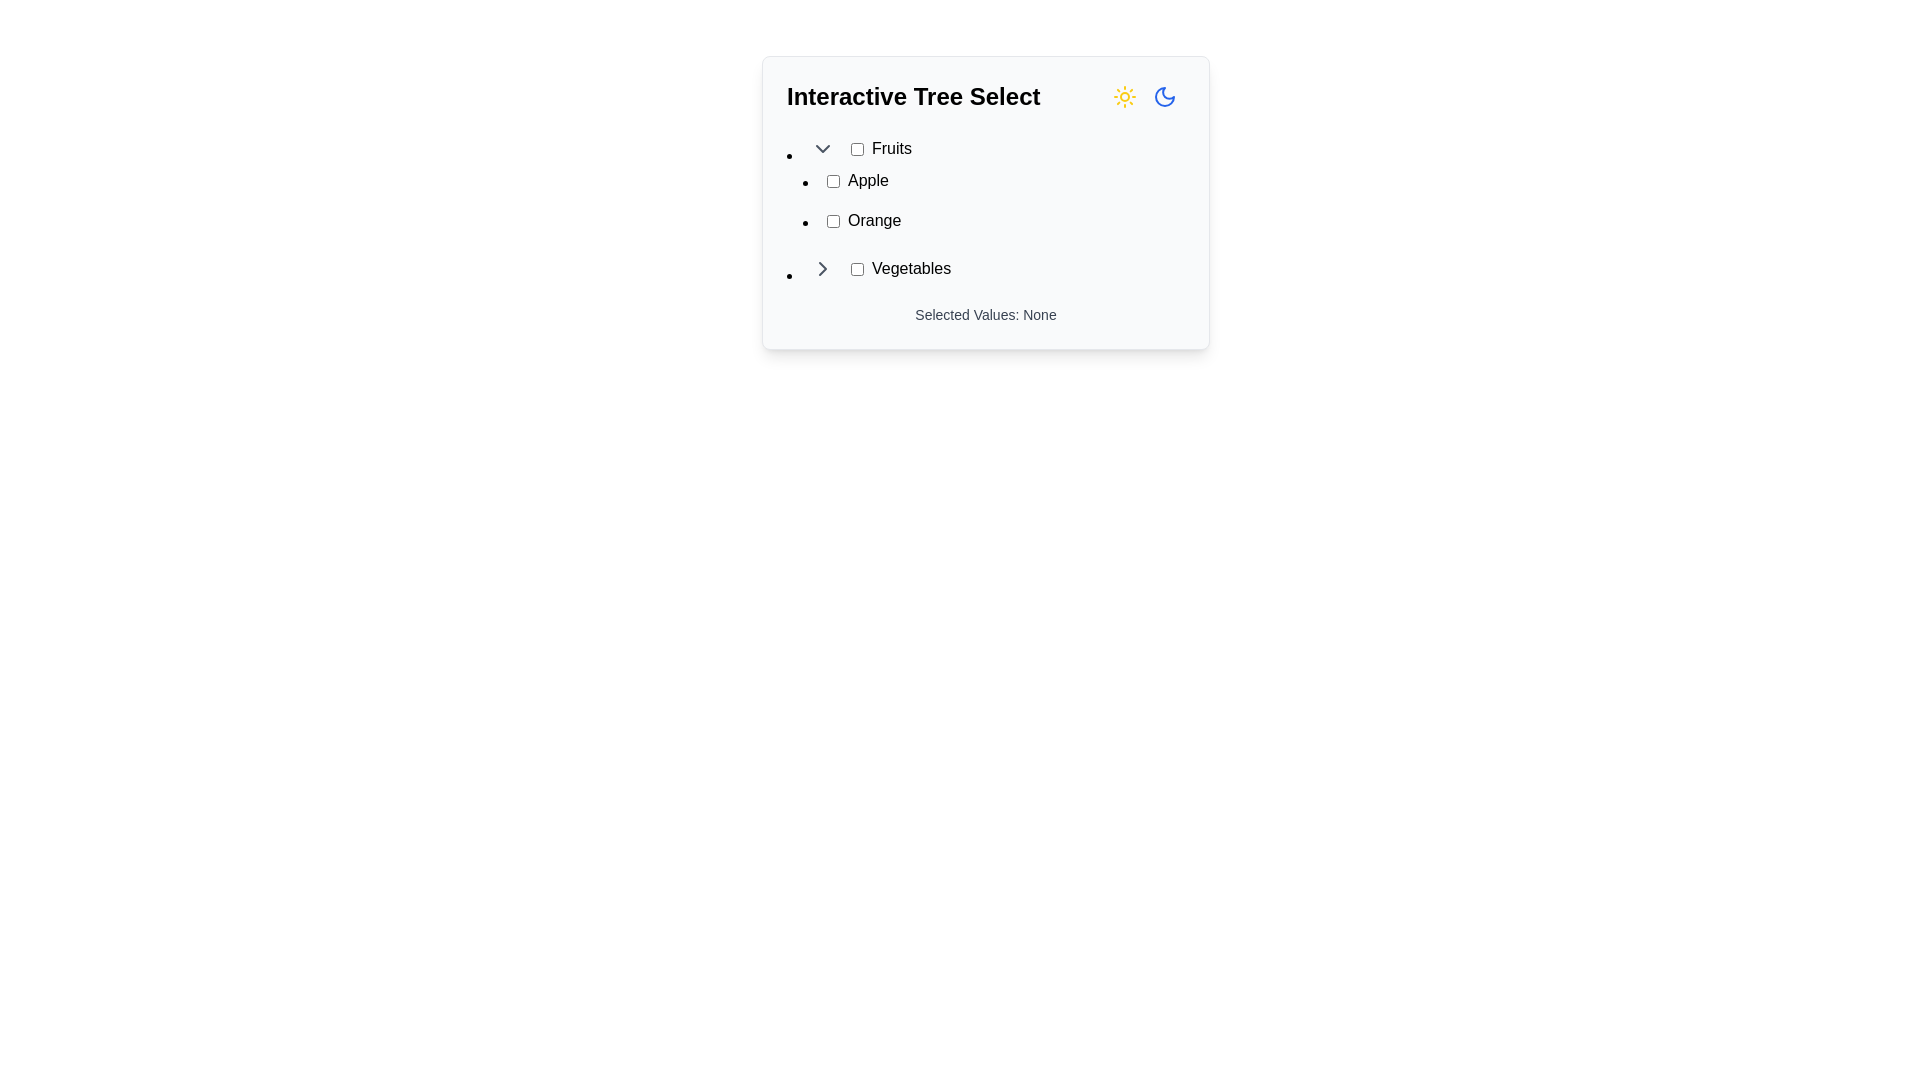 The height and width of the screenshot is (1080, 1920). I want to click on the checkbox associated with the label 'Orange' in the 'Interactive Tree Select' panel, so click(833, 220).